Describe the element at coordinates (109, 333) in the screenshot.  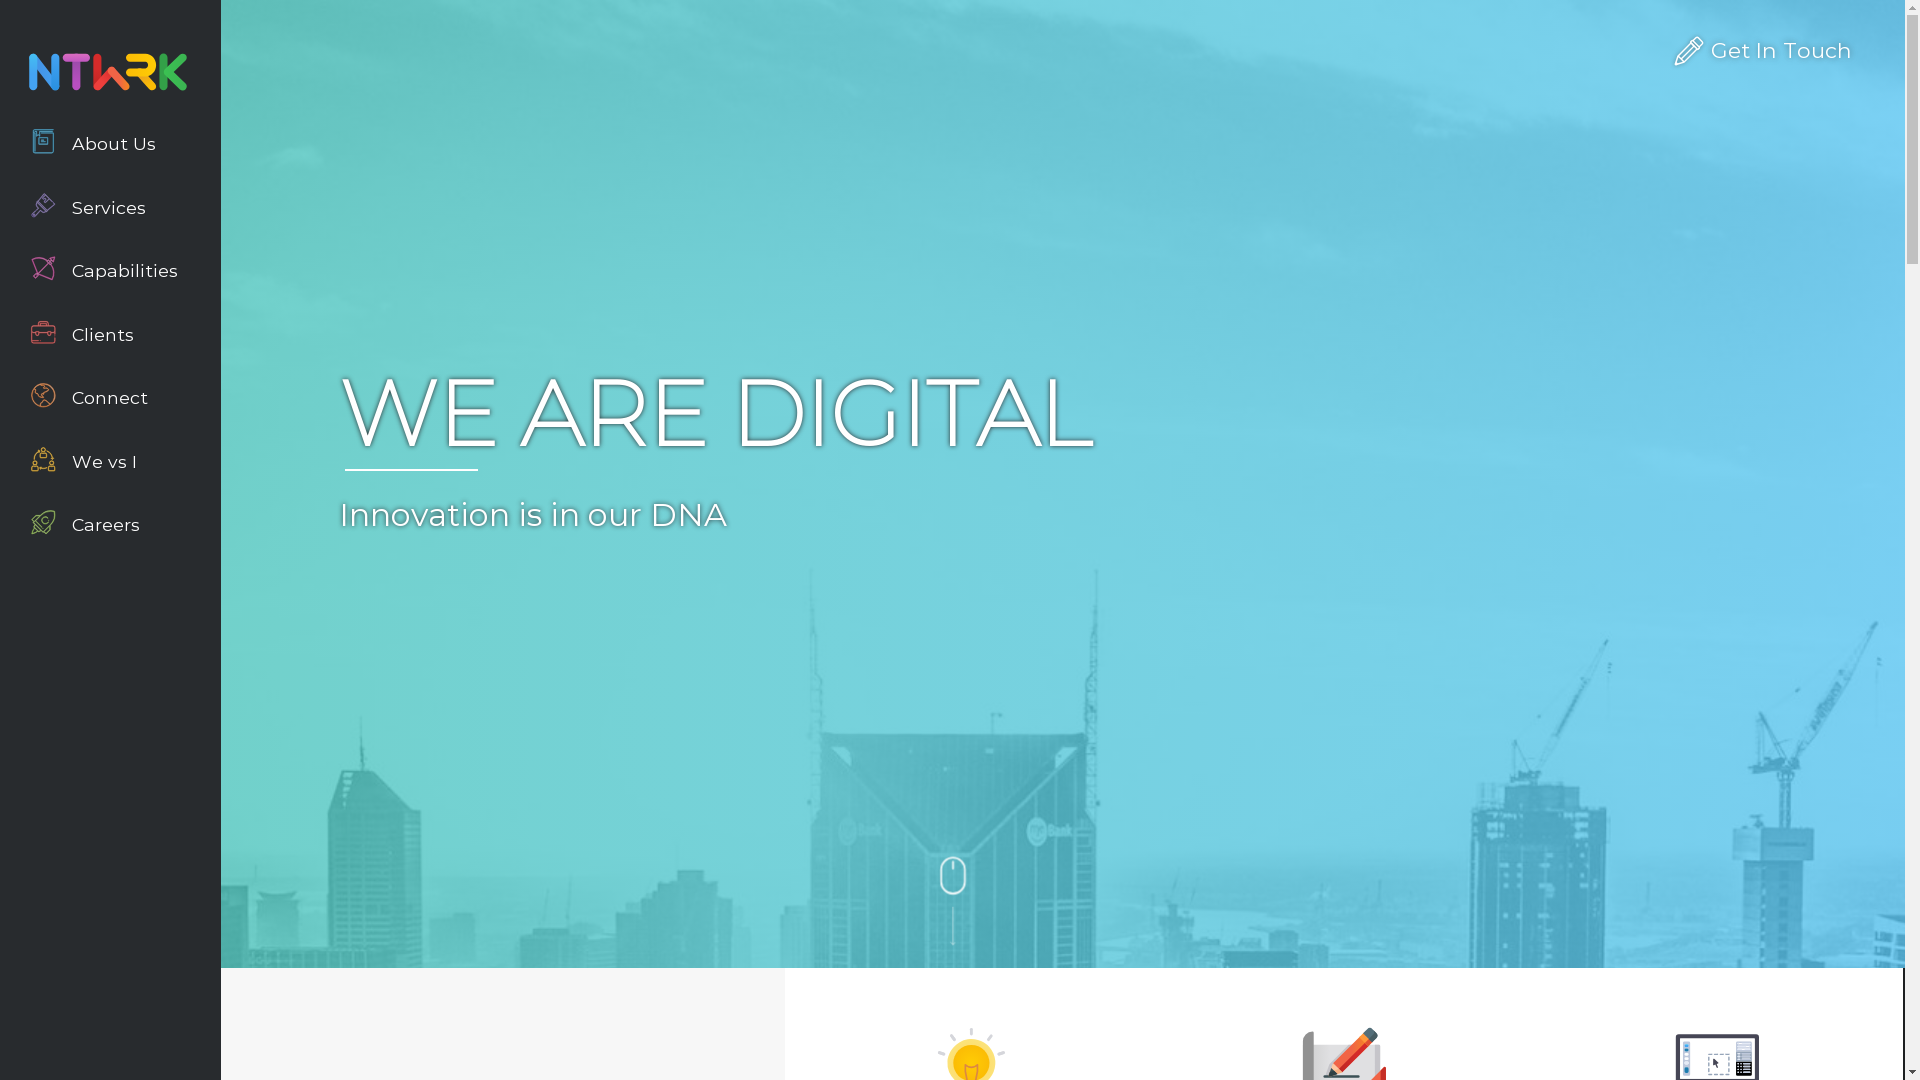
I see `'Clients'` at that location.